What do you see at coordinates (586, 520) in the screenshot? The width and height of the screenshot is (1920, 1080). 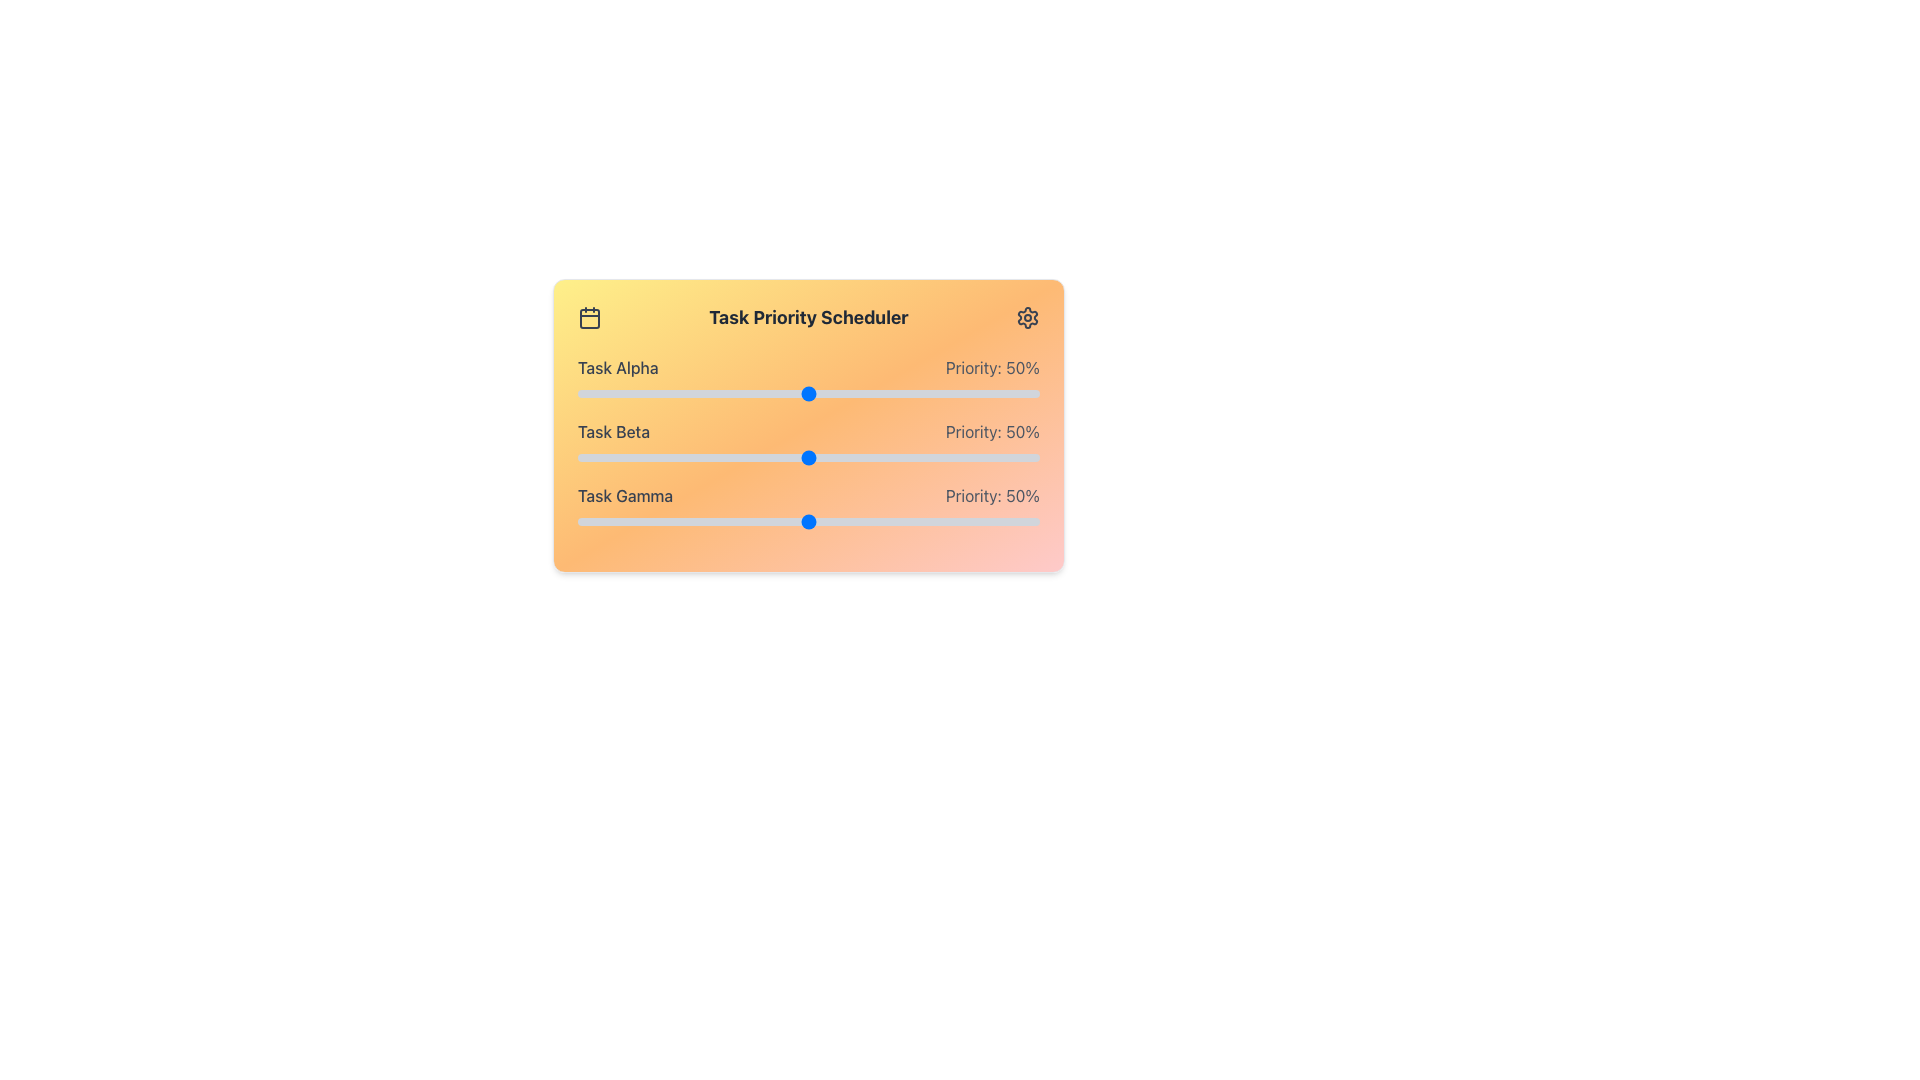 I see `the priority of Task Gamma` at bounding box center [586, 520].